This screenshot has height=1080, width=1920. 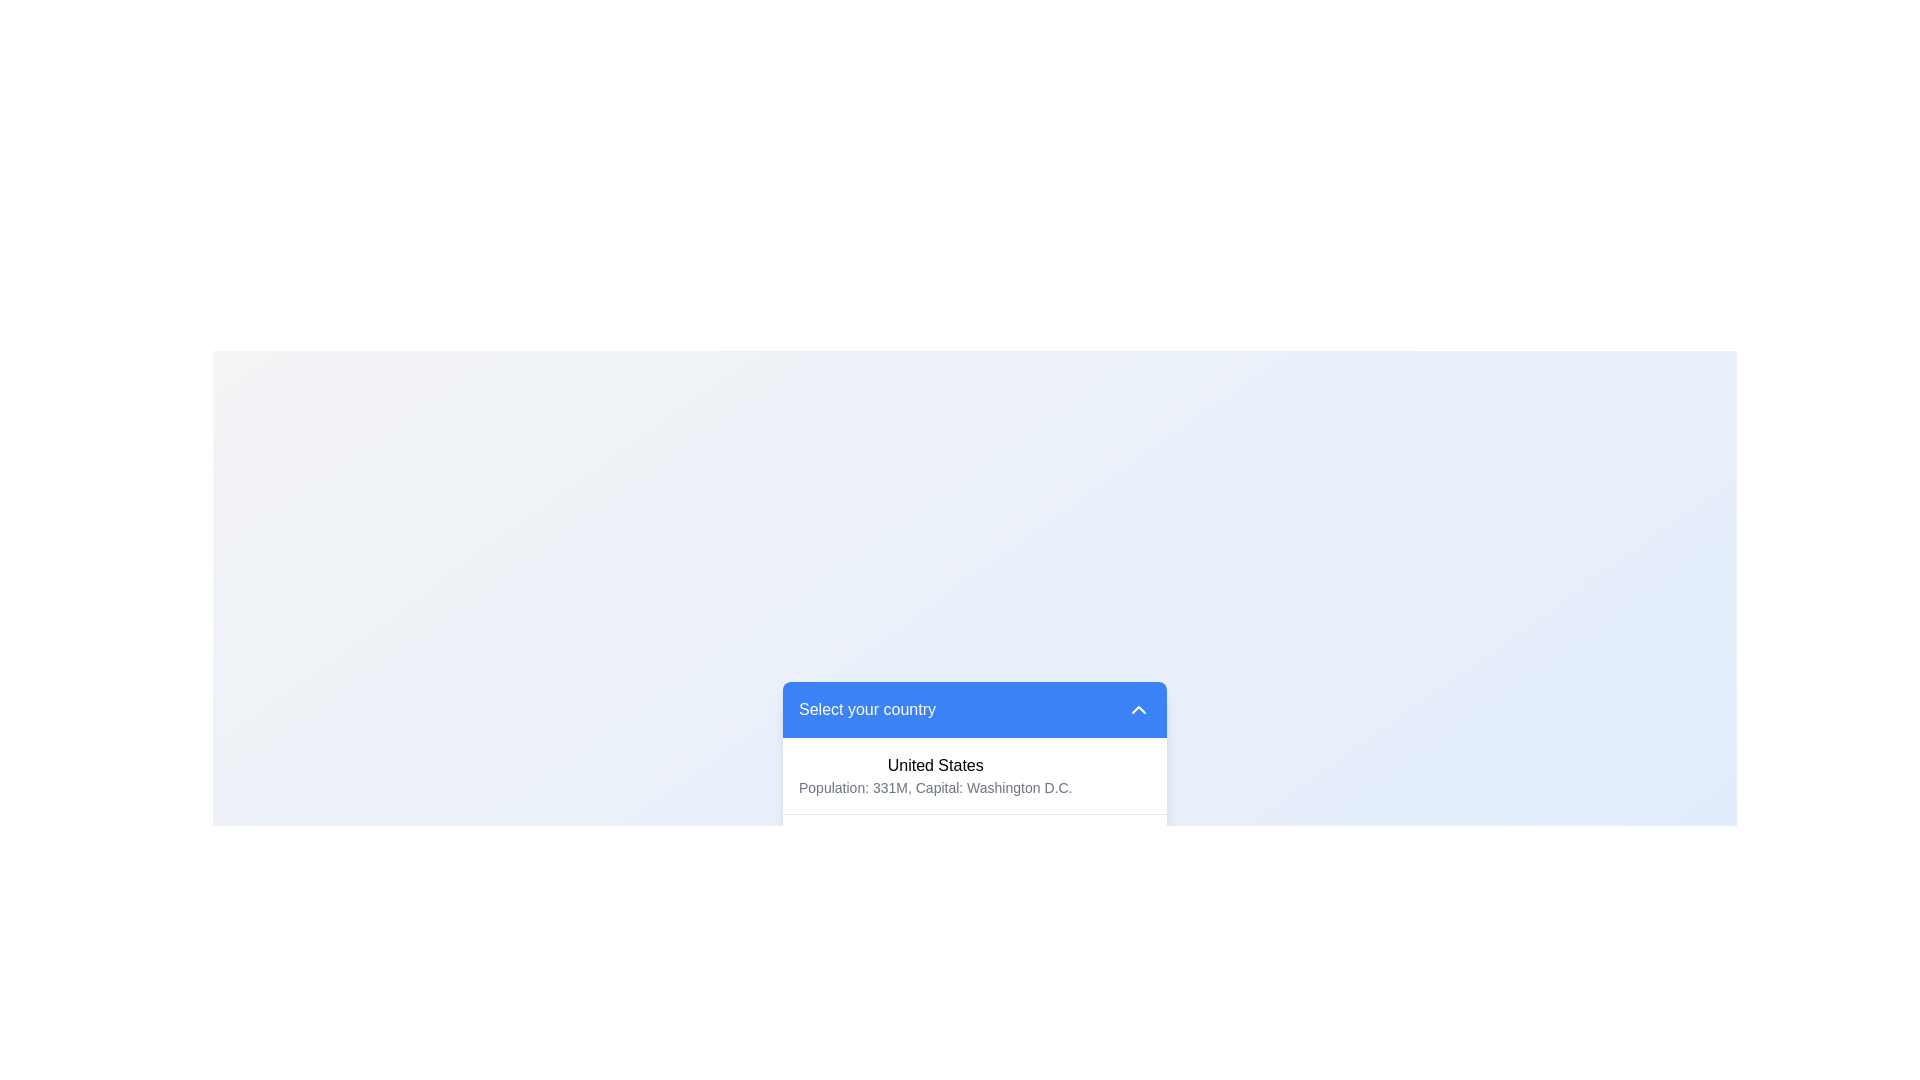 What do you see at coordinates (974, 774) in the screenshot?
I see `the list item representing 'United States'` at bounding box center [974, 774].